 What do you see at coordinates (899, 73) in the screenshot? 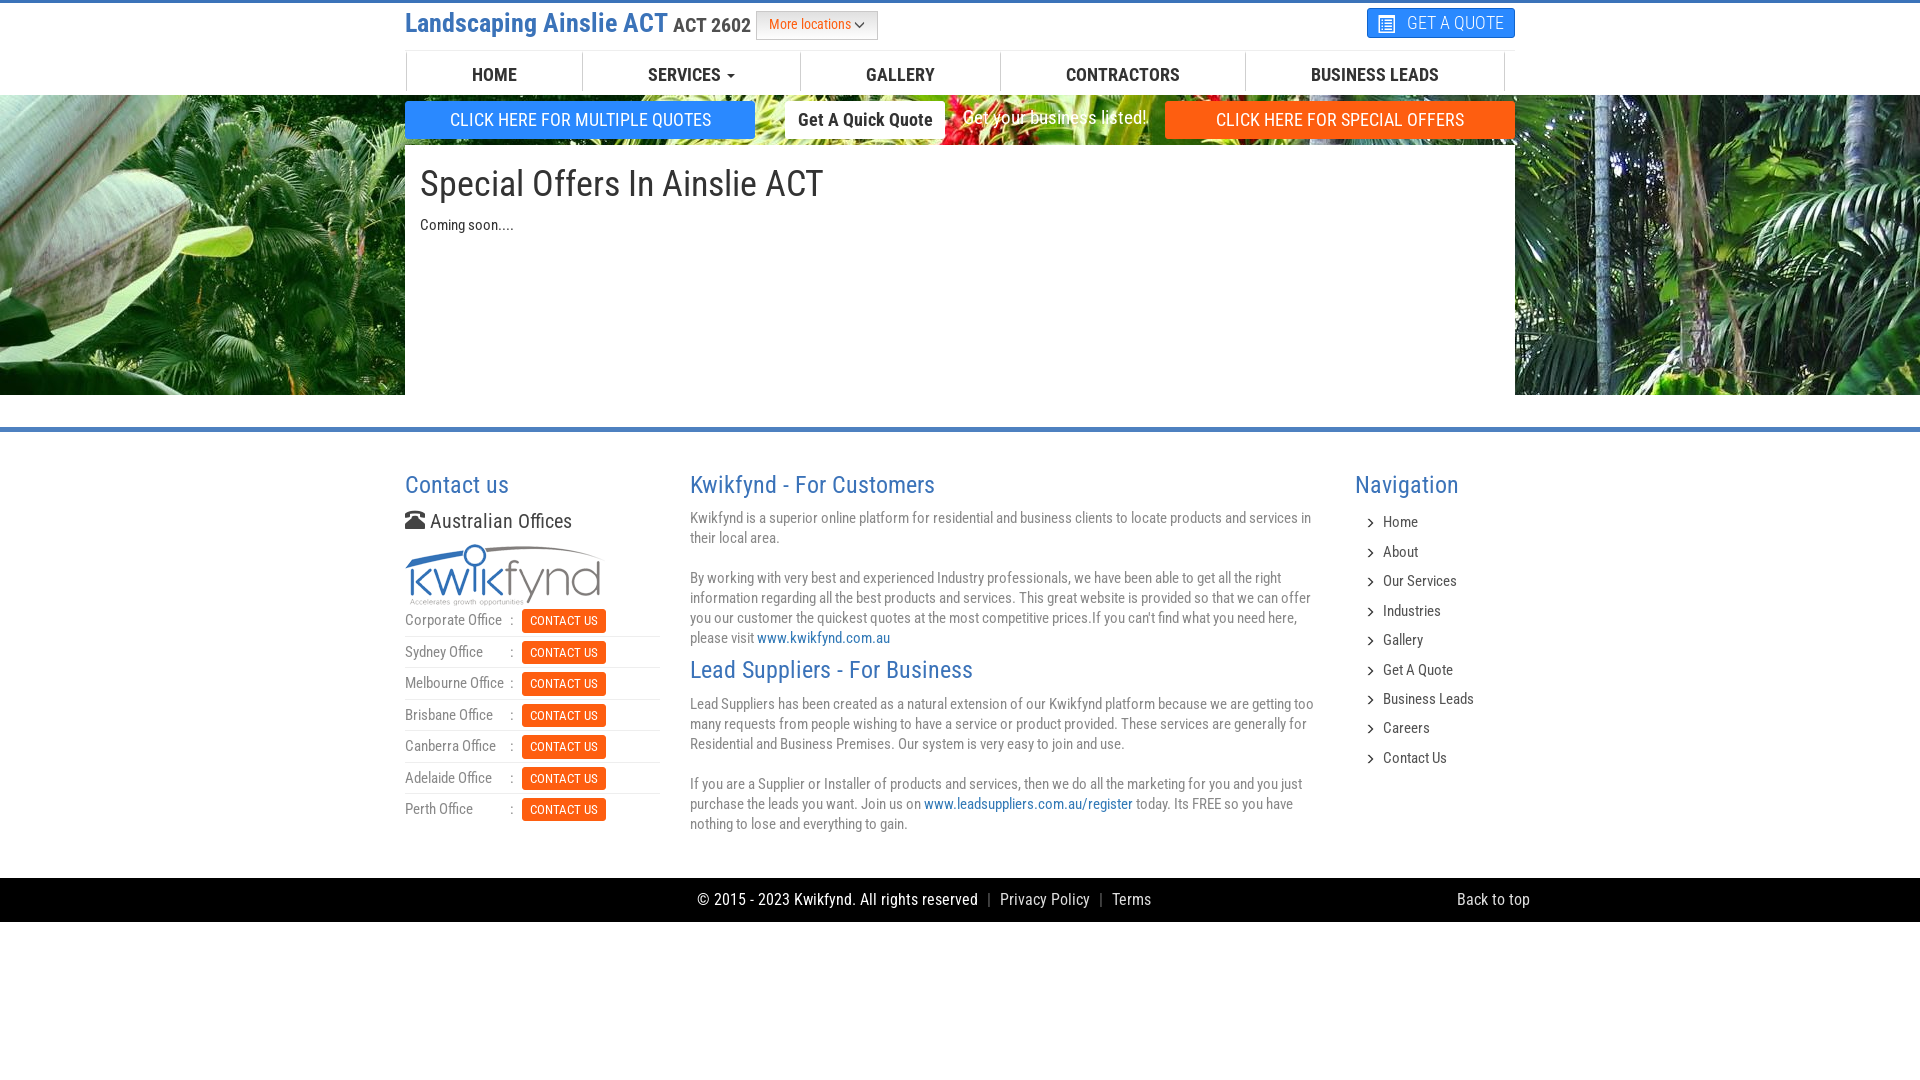
I see `'GALLERY'` at bounding box center [899, 73].